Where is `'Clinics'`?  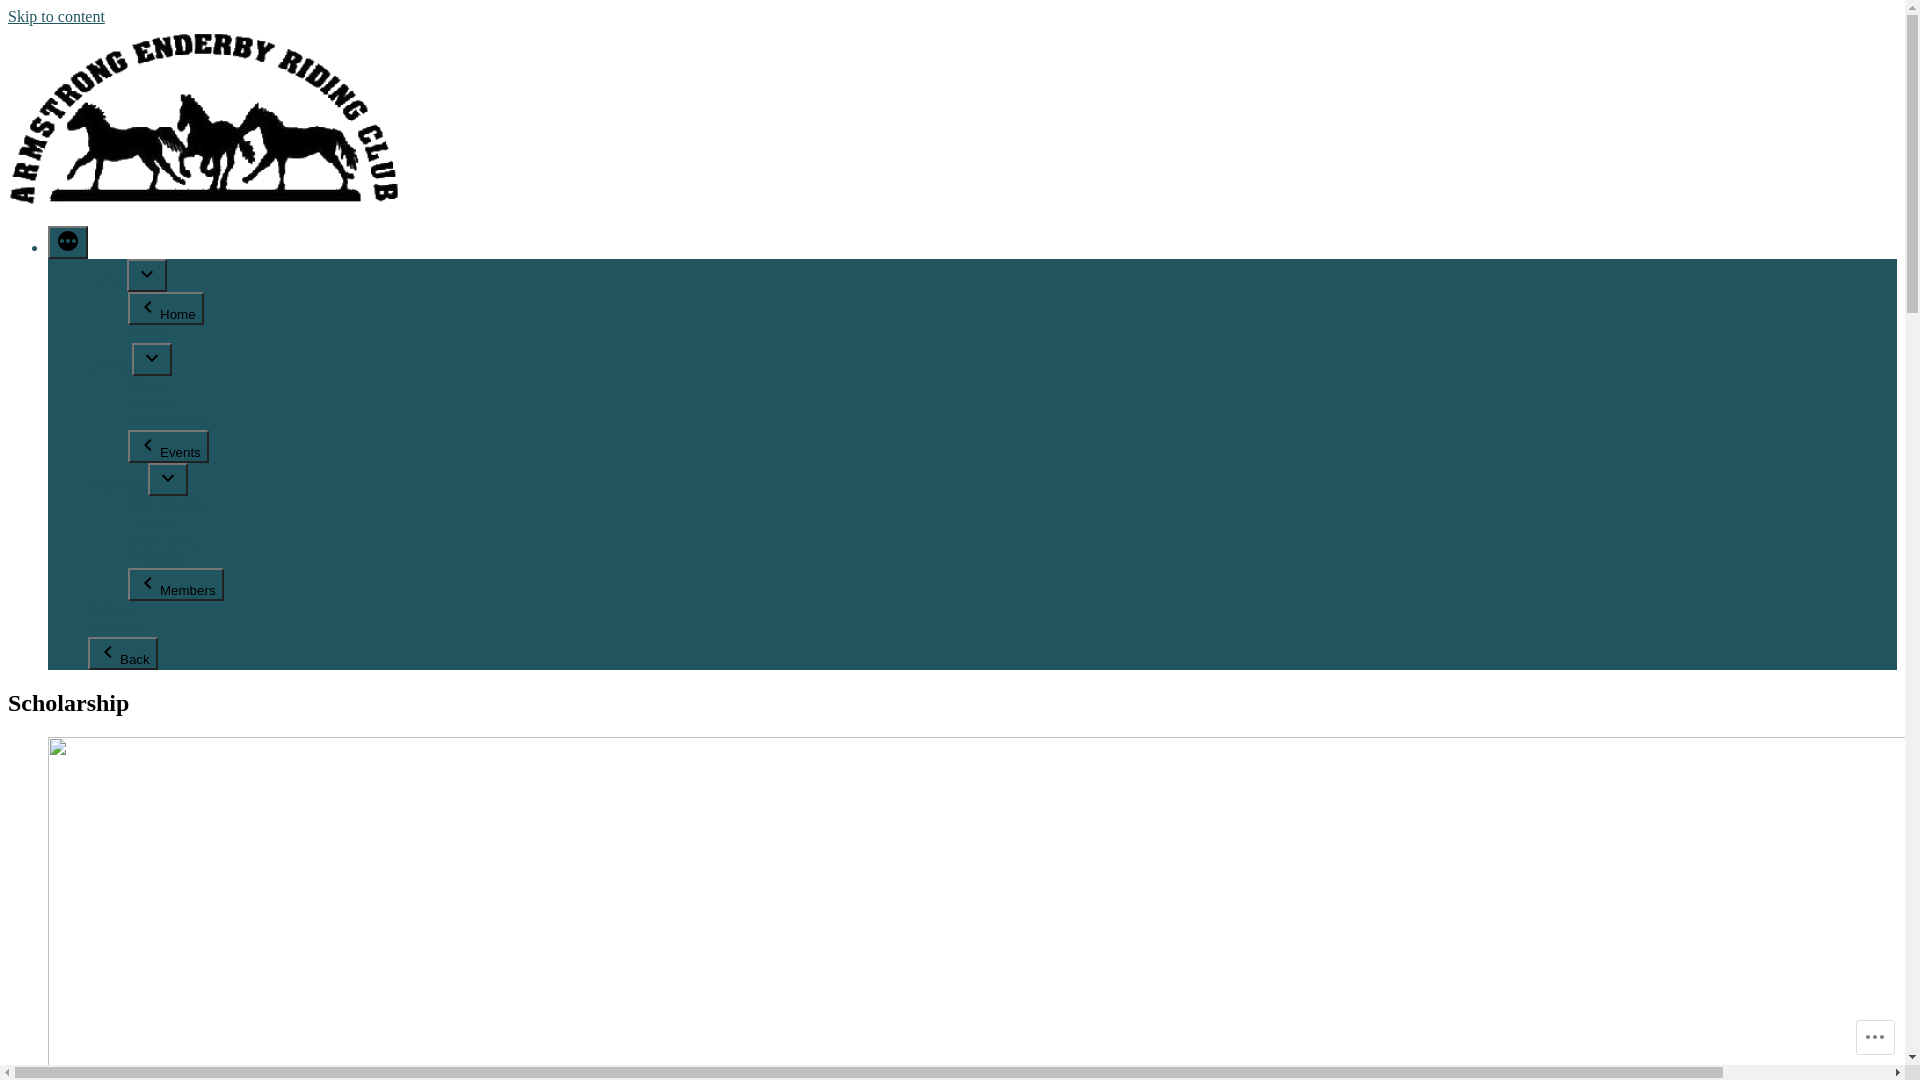
'Clinics' is located at coordinates (127, 402).